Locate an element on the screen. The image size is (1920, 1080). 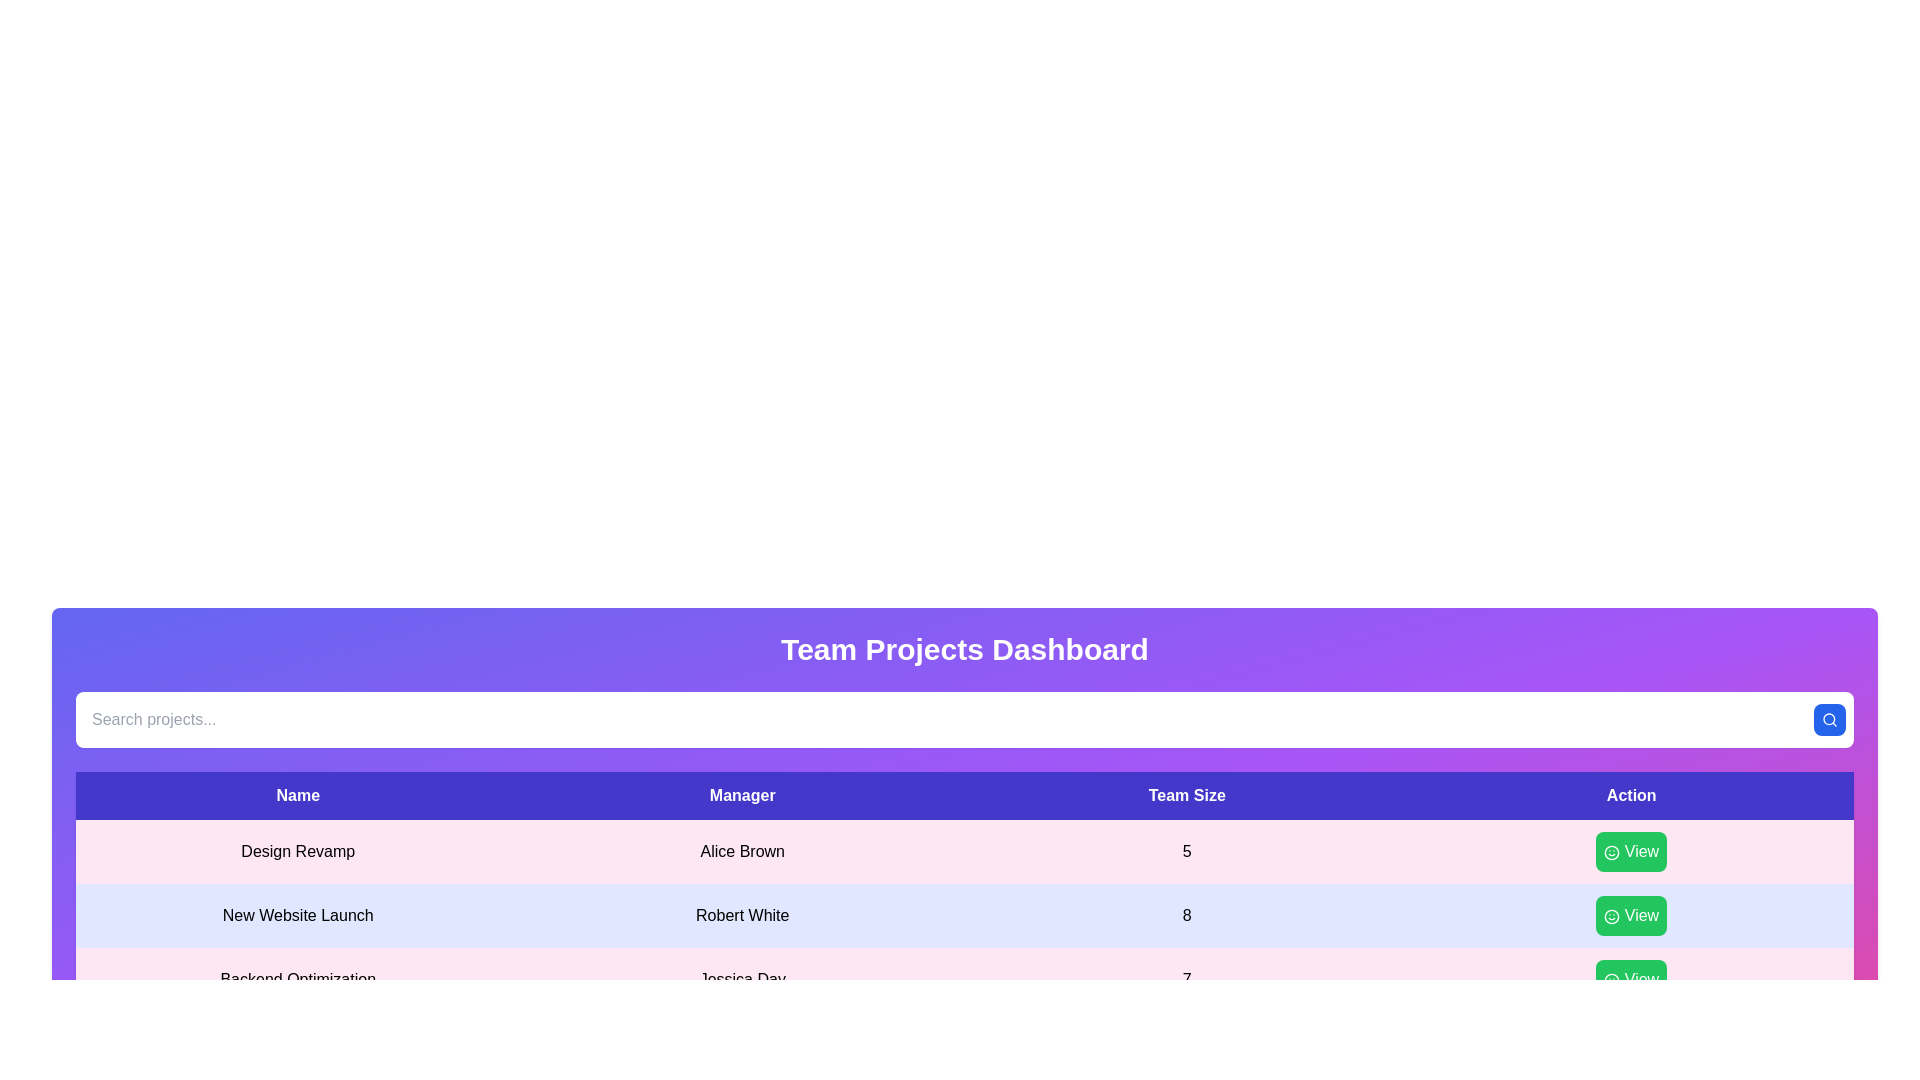
the text label that serves as the header for the 'Manager' column in the table, which is located at the top of the second column from the left is located at coordinates (741, 794).